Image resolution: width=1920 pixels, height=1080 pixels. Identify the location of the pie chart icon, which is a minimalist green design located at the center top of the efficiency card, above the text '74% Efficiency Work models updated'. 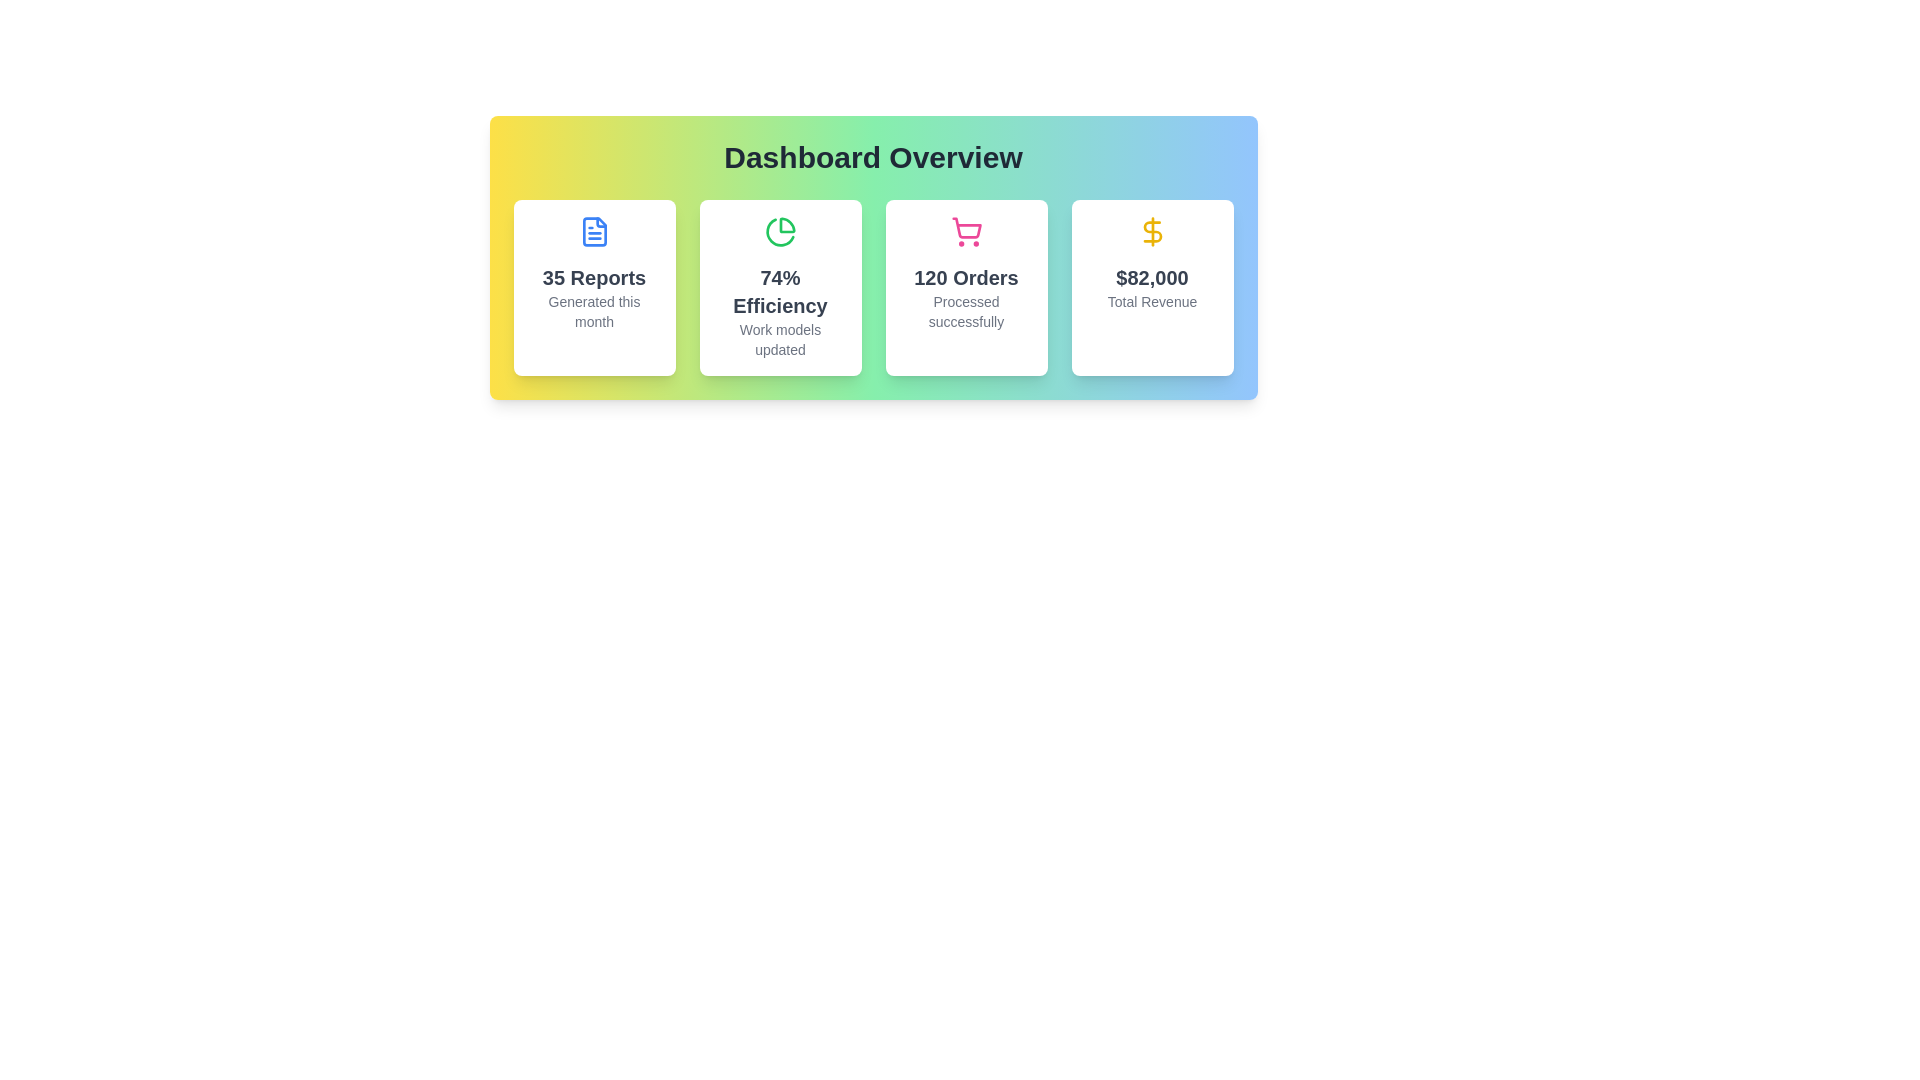
(779, 230).